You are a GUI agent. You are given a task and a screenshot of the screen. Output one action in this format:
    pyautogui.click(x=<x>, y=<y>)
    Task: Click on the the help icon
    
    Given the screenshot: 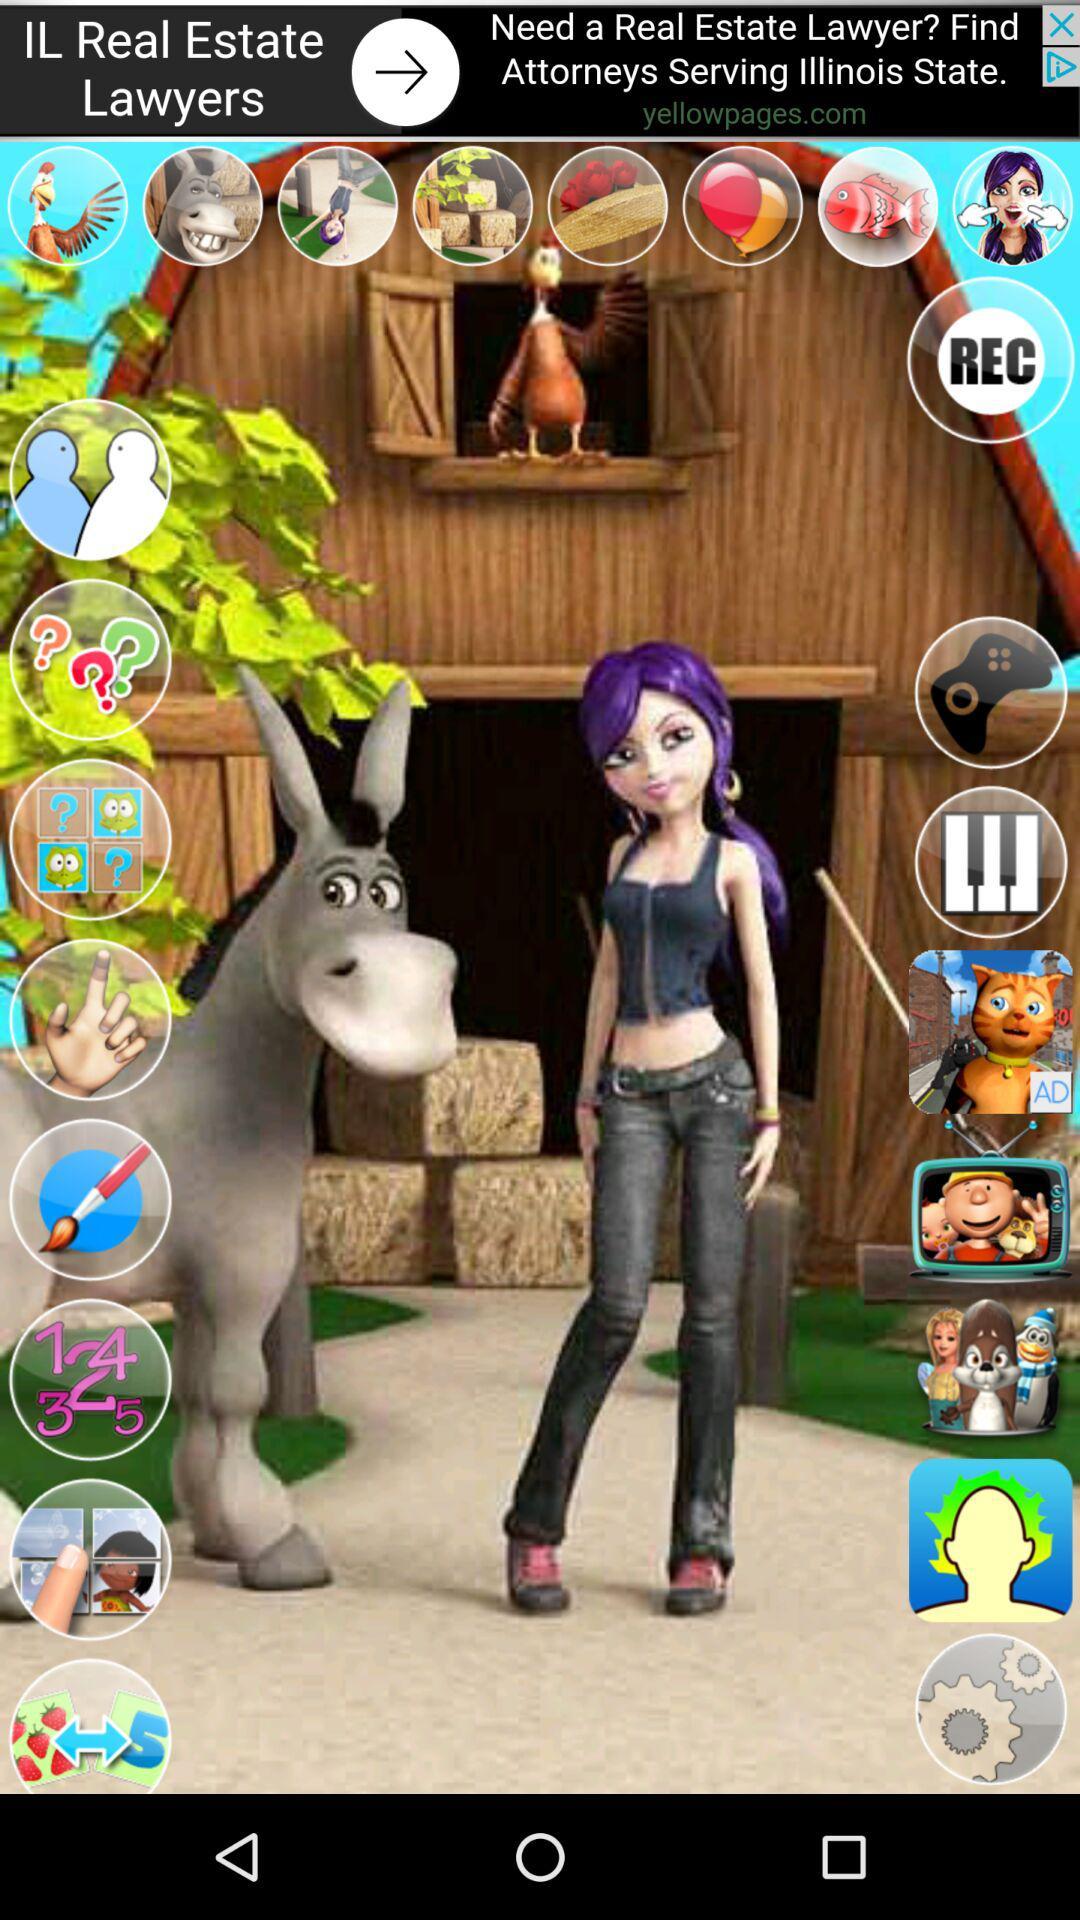 What is the action you would take?
    pyautogui.click(x=88, y=706)
    